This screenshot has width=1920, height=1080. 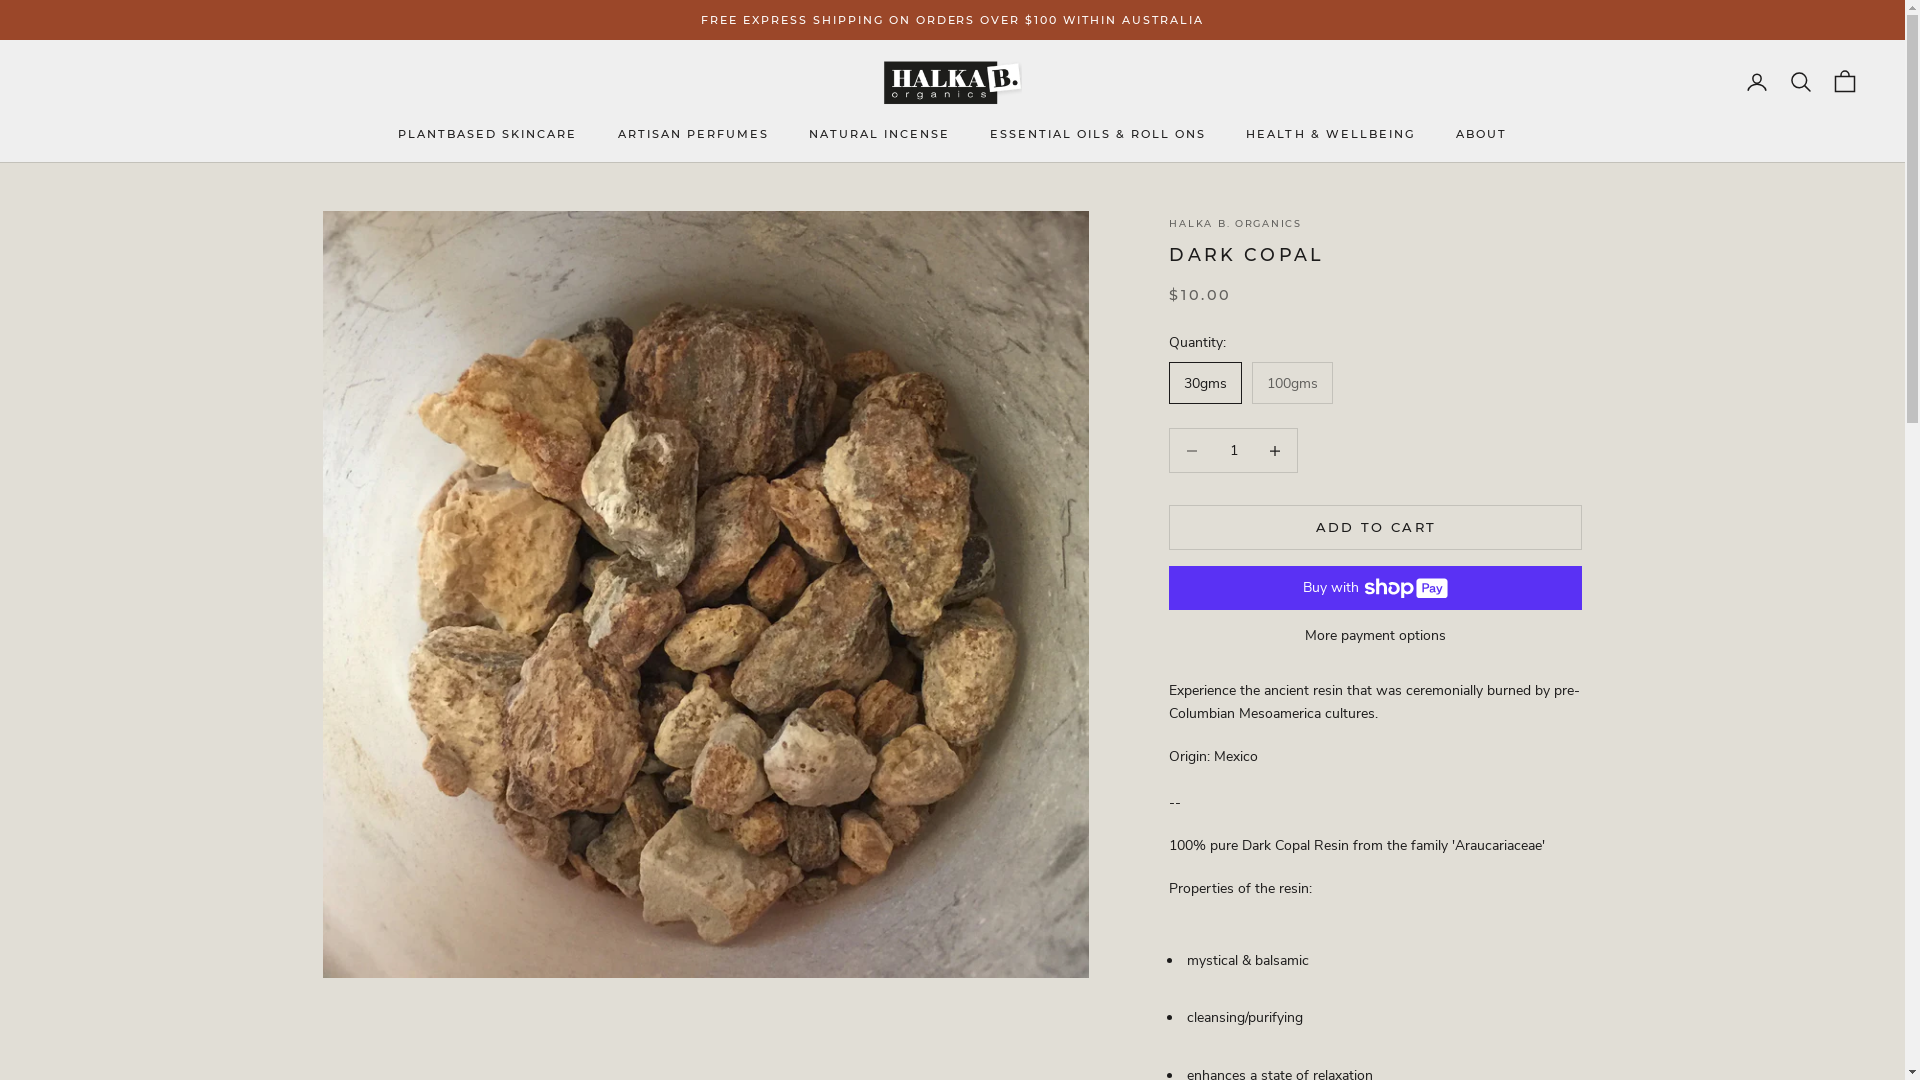 I want to click on 'Halka B. Organics', so click(x=950, y=80).